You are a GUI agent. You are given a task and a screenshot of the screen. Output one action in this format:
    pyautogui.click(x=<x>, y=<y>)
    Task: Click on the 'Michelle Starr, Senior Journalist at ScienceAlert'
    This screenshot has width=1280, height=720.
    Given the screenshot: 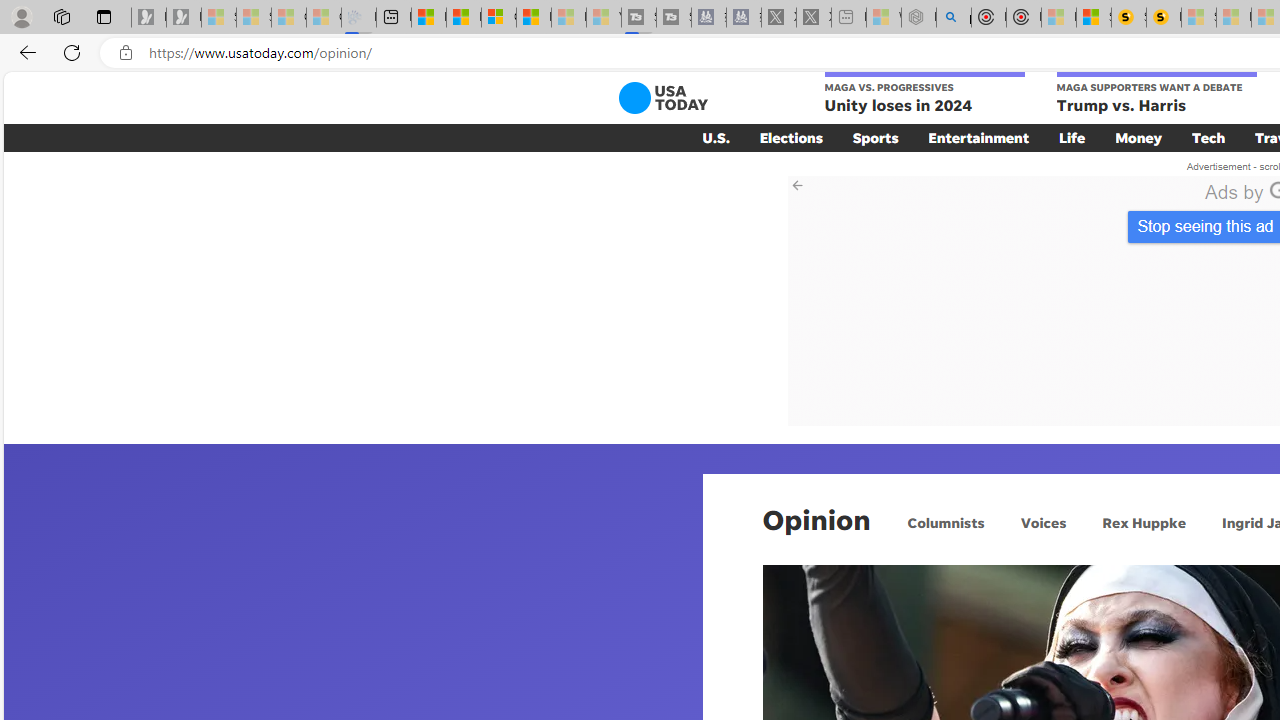 What is the action you would take?
    pyautogui.click(x=1164, y=17)
    